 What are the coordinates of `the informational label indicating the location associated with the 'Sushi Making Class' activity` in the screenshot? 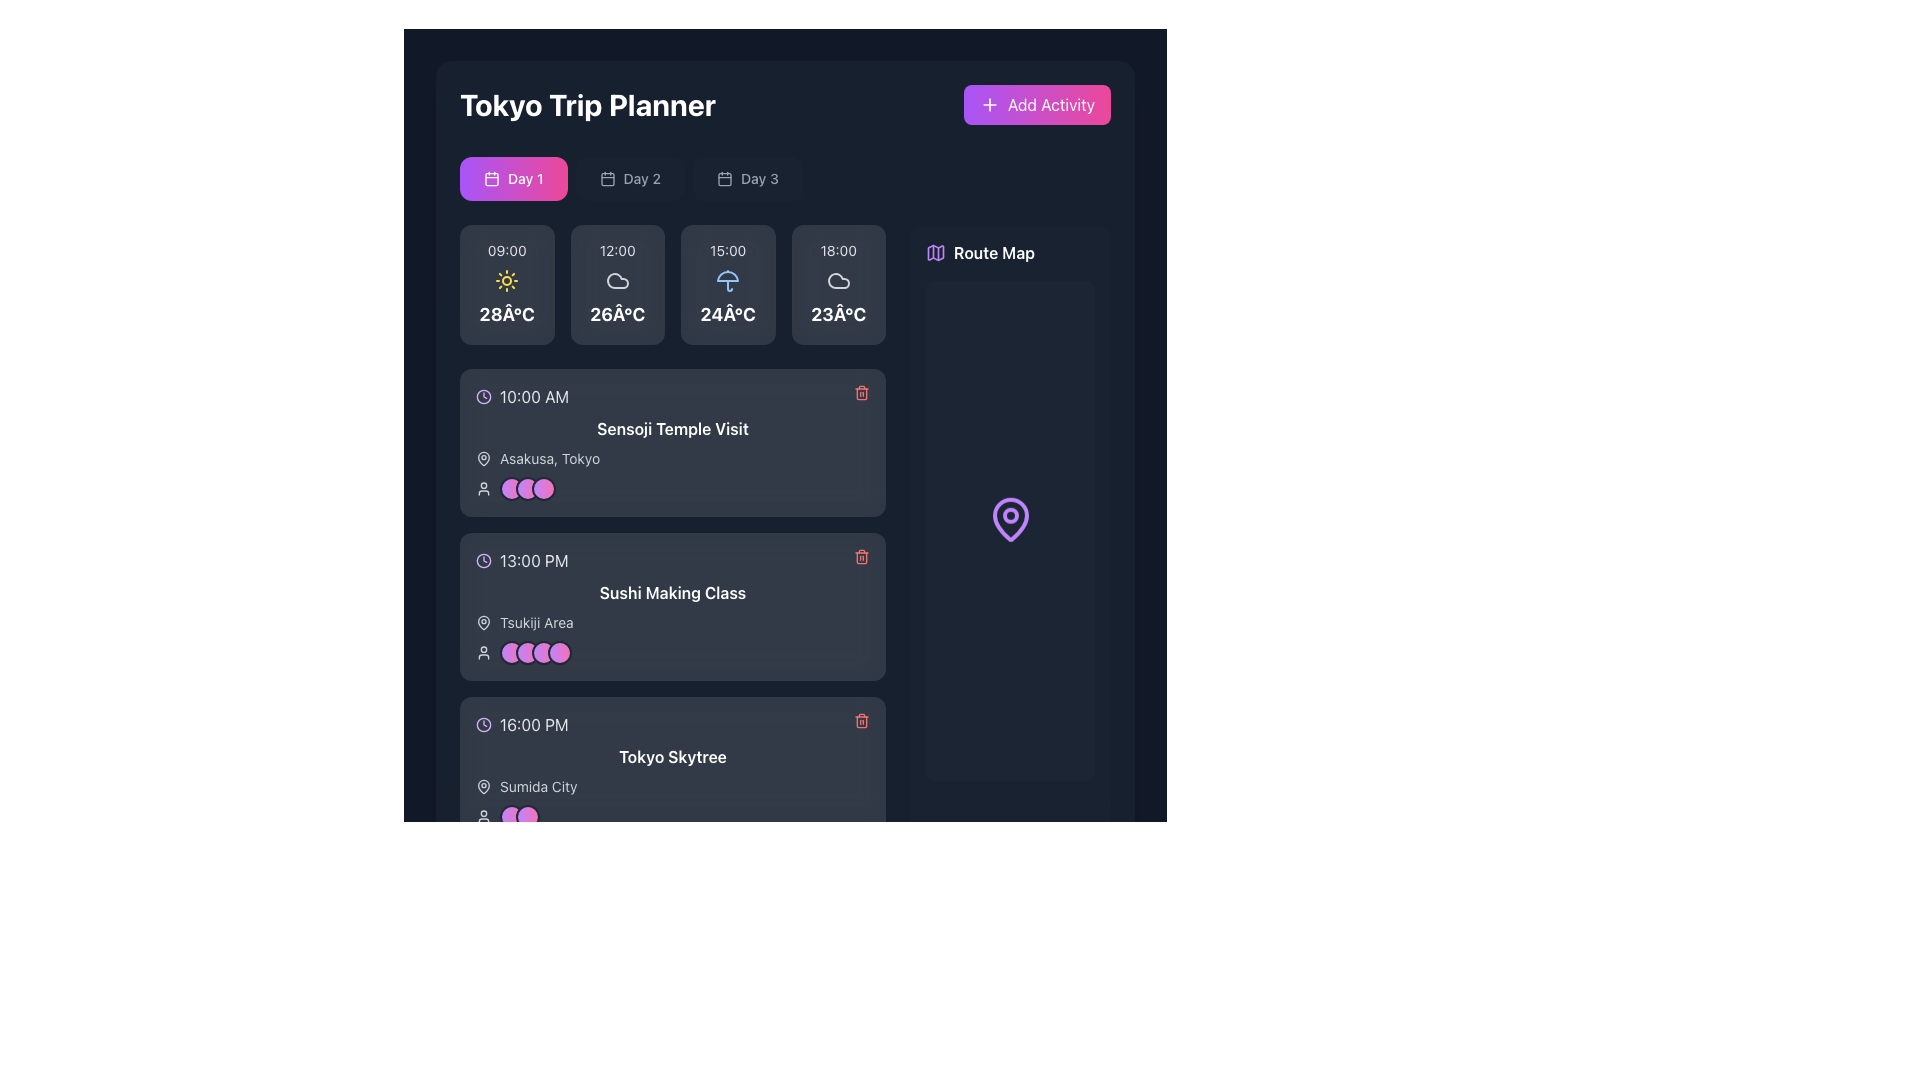 It's located at (672, 622).